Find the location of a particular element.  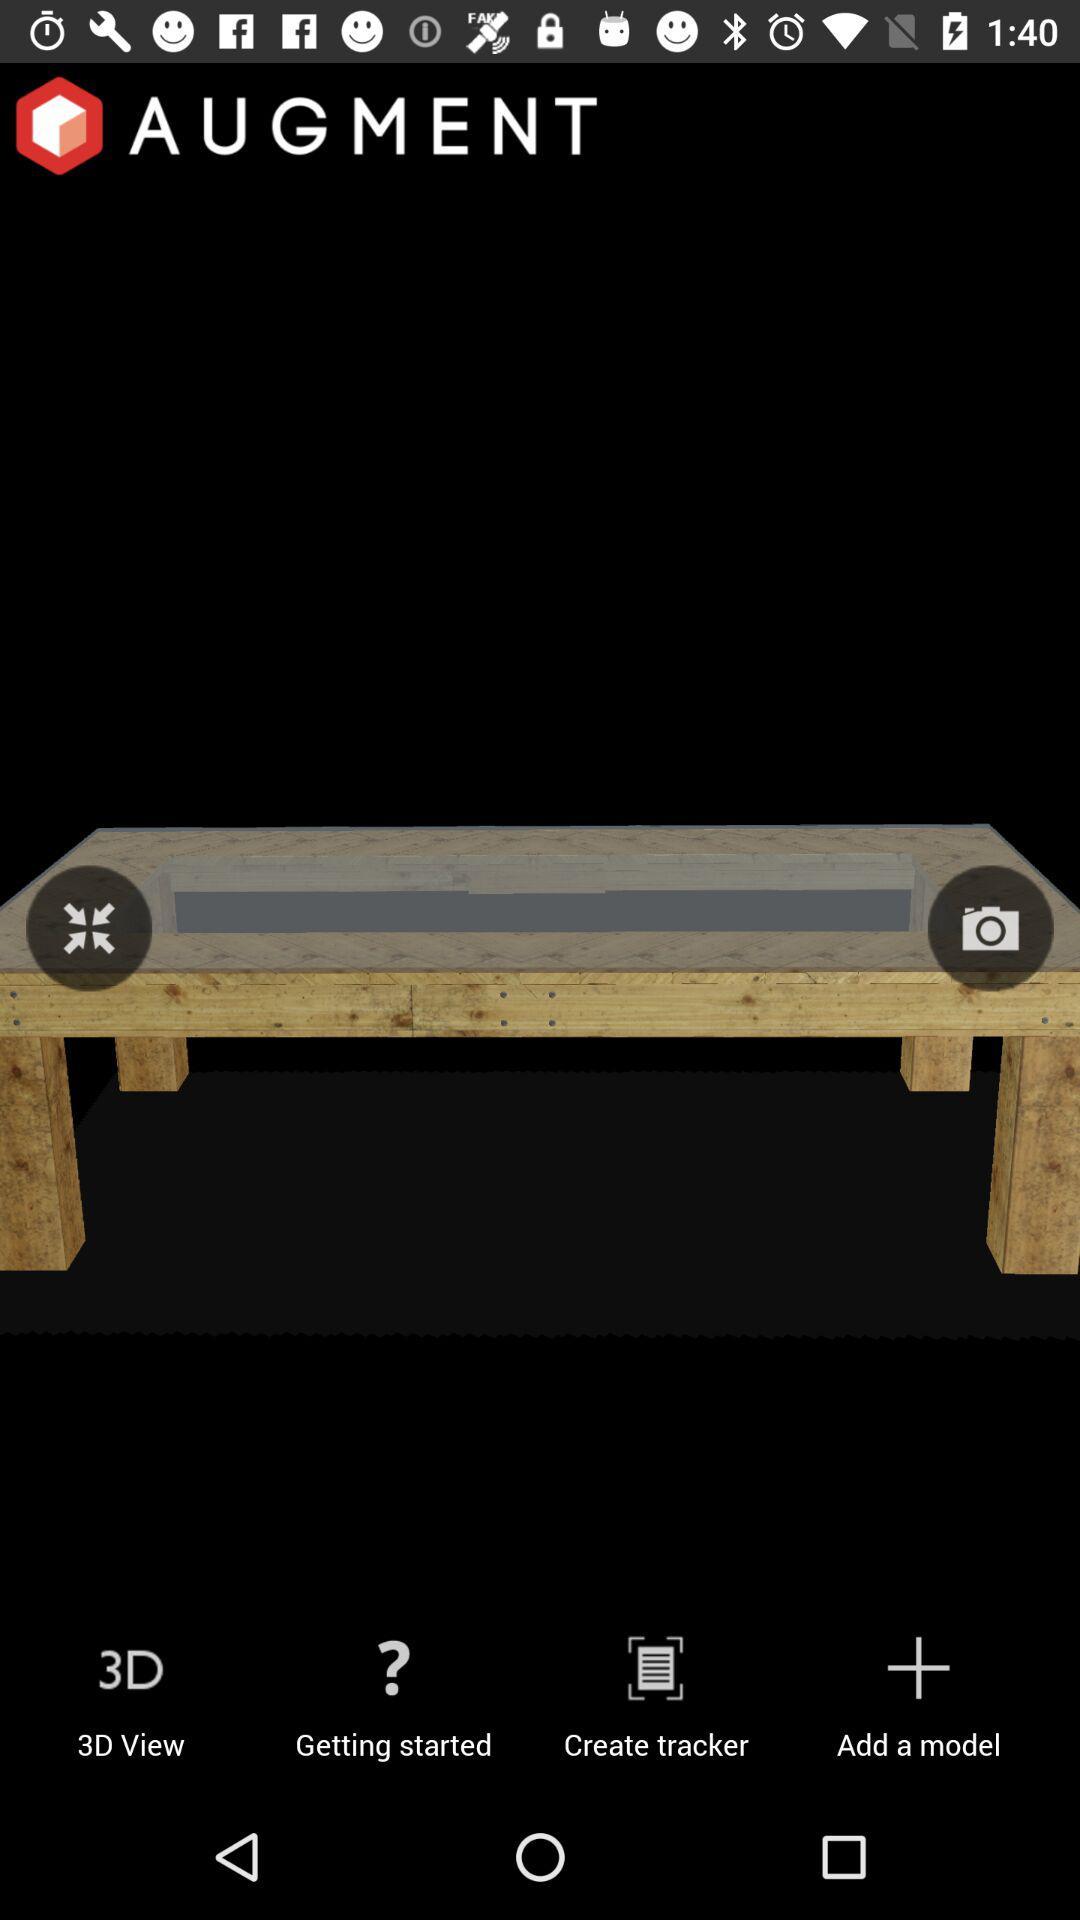

zoom image is located at coordinates (88, 927).